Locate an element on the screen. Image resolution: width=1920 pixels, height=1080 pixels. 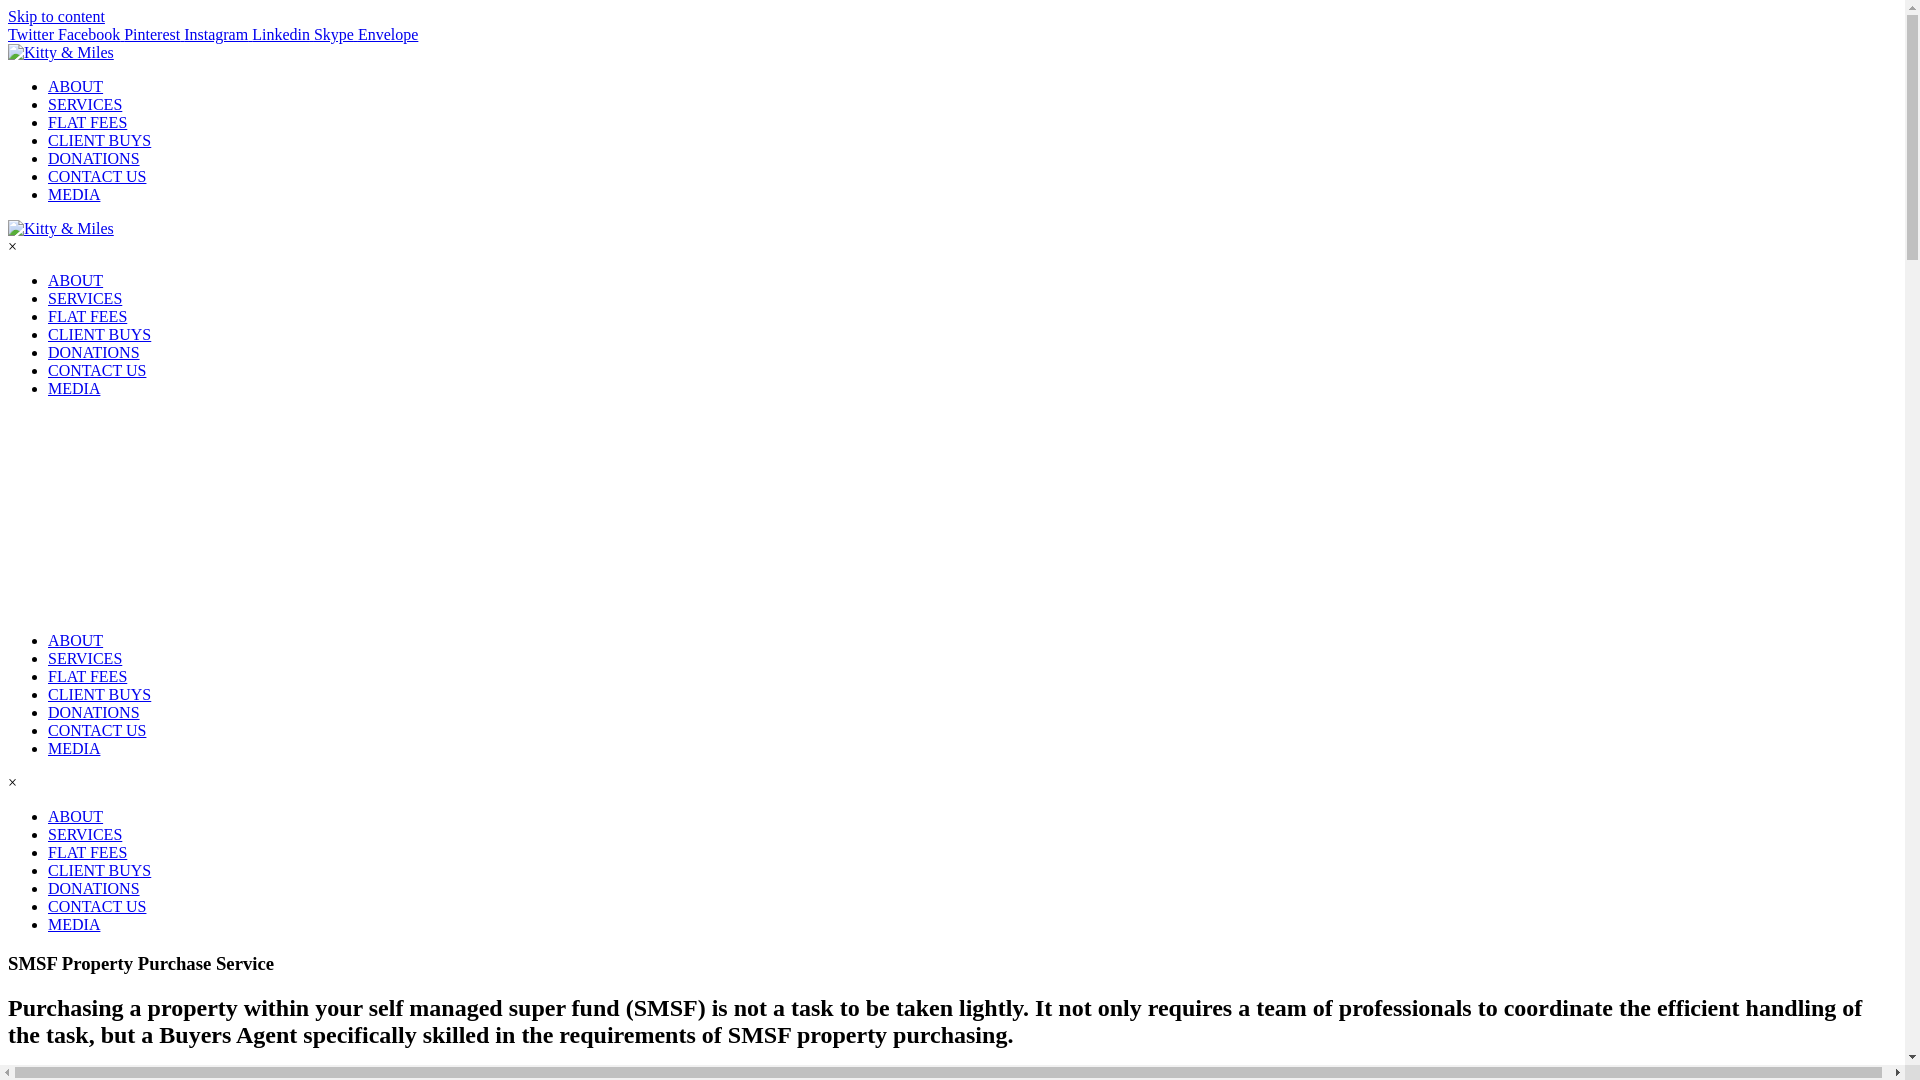
'ABOUT' is located at coordinates (724, 92).